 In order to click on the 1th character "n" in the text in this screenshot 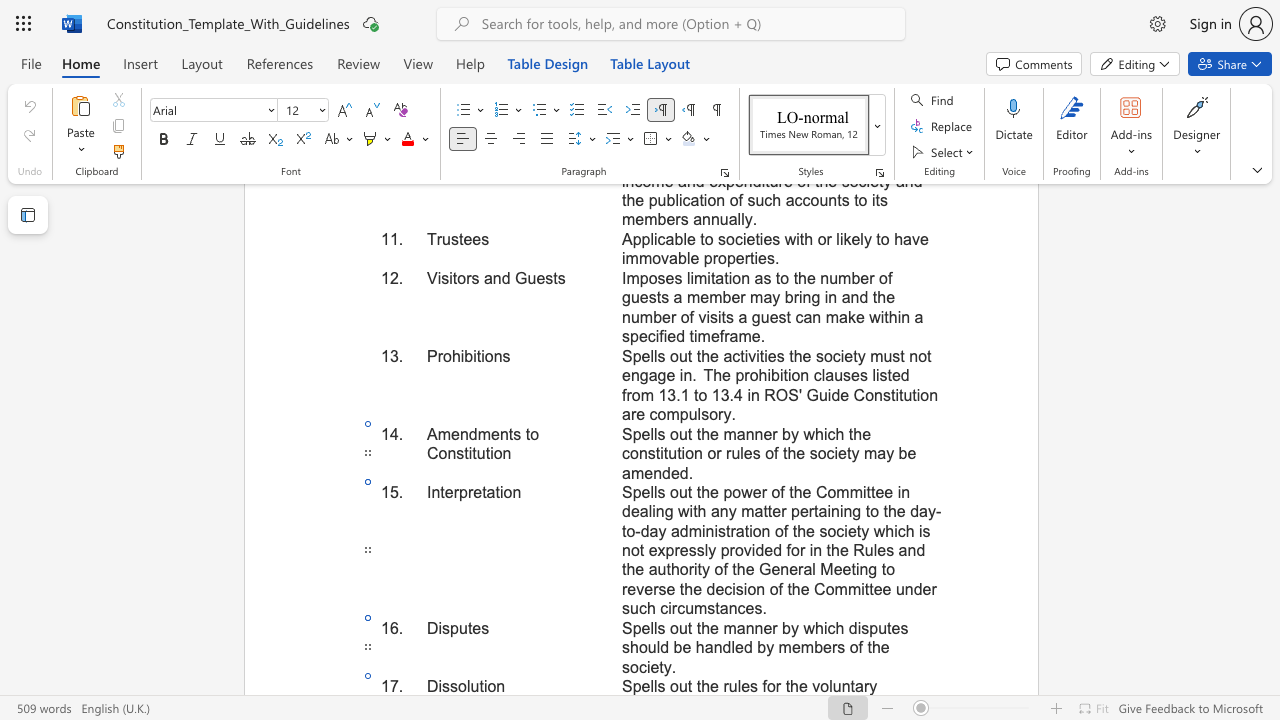, I will do `click(500, 685)`.